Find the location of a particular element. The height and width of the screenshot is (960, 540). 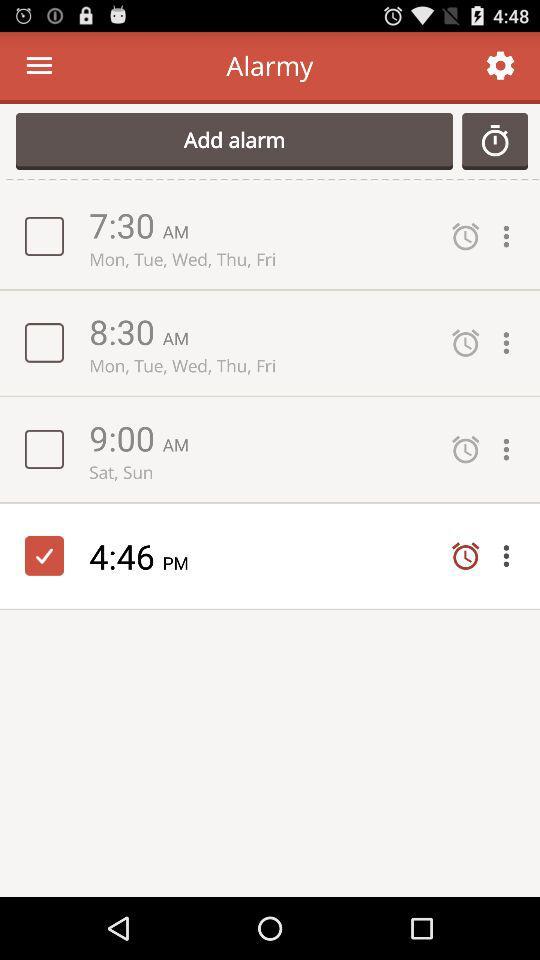

add alarm item is located at coordinates (233, 140).